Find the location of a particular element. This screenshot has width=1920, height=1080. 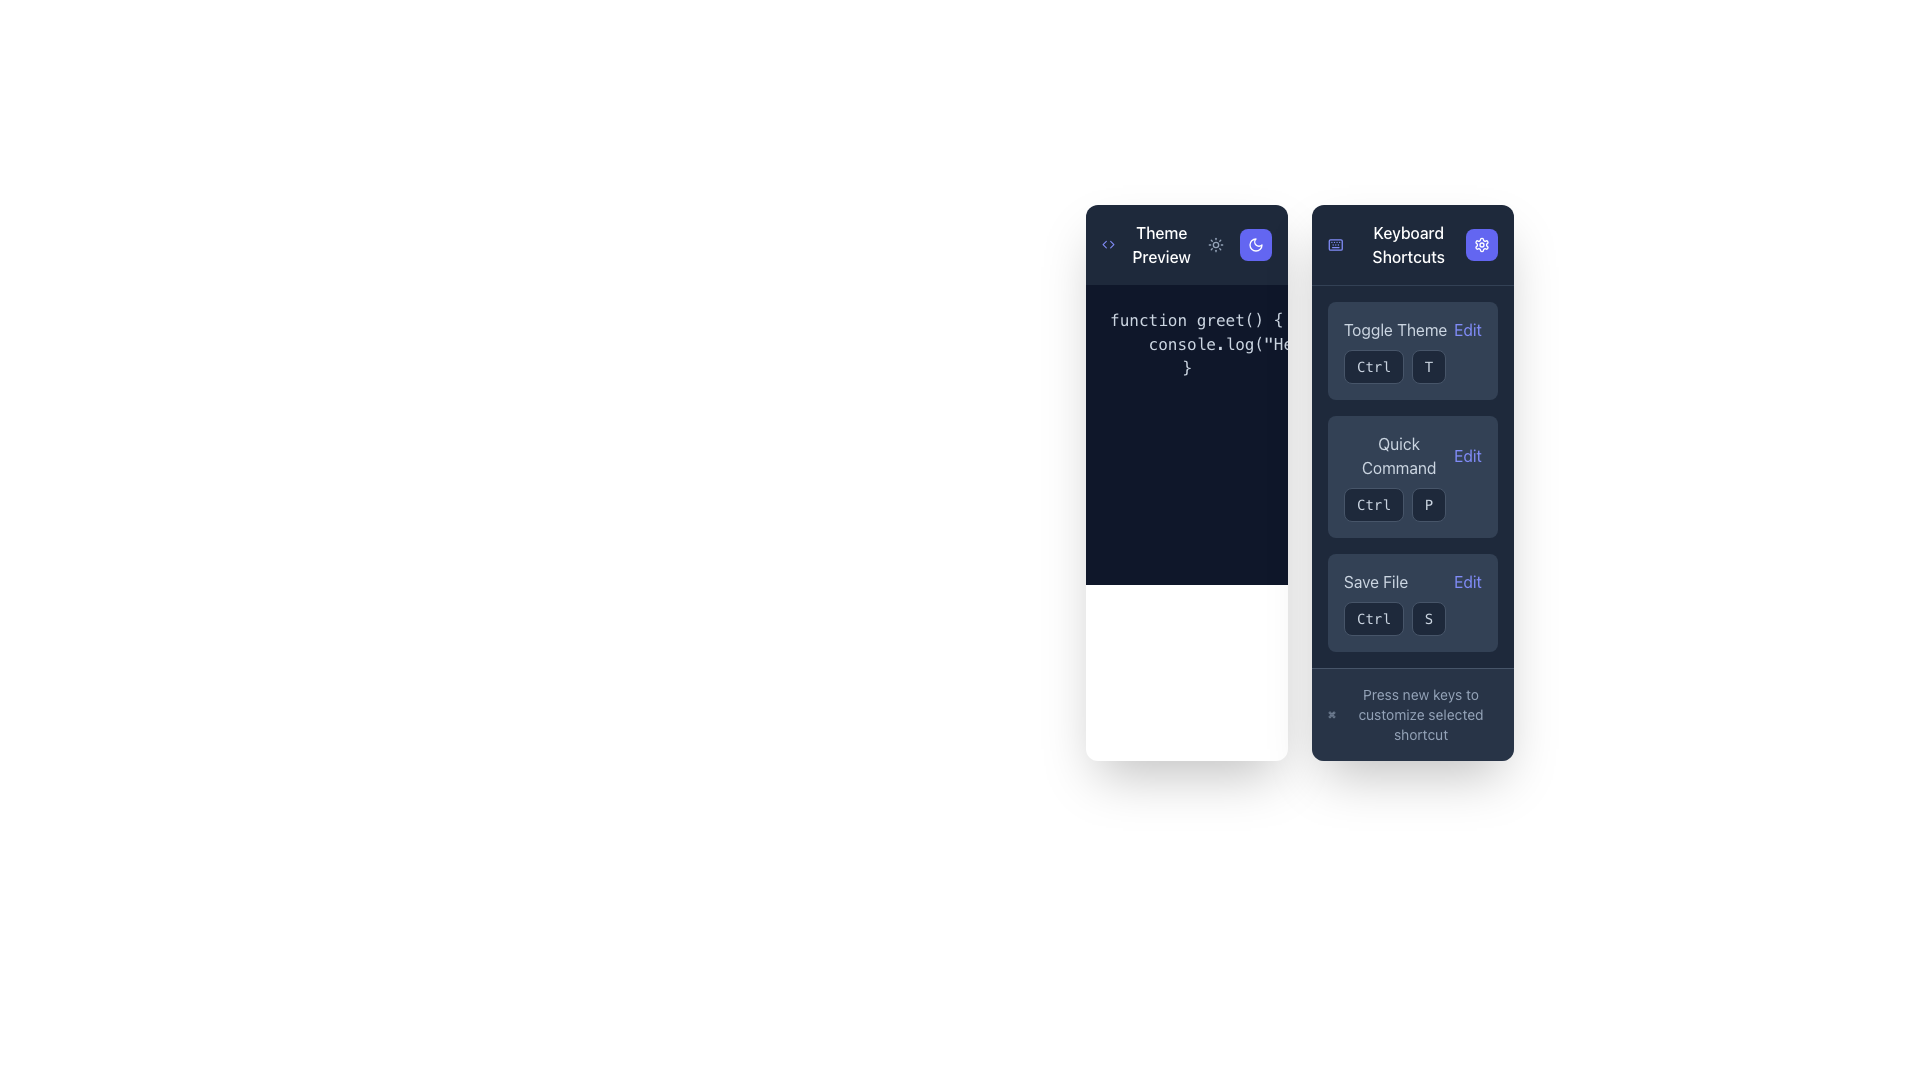

the 'Ctrl' or 'P' buttons in the keyboard shortcut configuration for the 'Quick Command' functionality, which is the second item in the list within the sidebar is located at coordinates (1411, 477).